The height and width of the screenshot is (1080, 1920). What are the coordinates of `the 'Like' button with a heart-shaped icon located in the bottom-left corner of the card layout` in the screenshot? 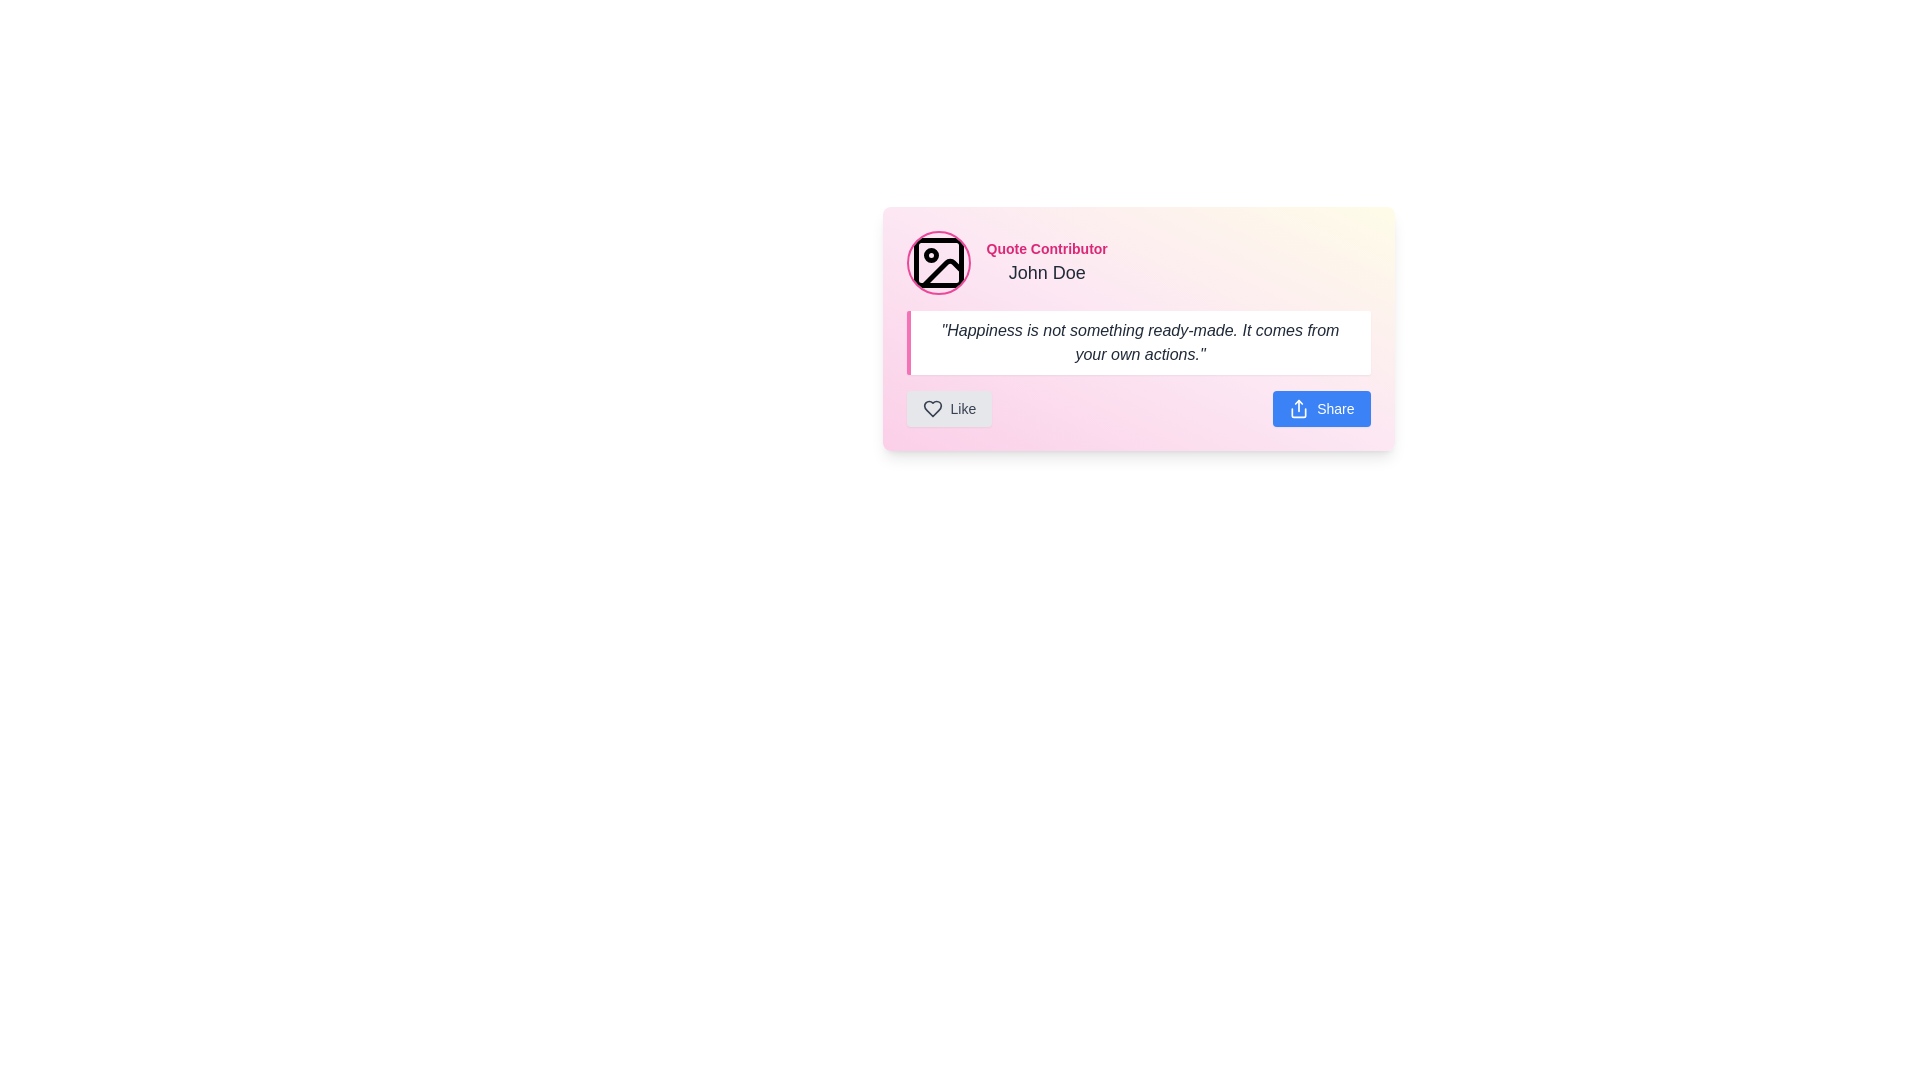 It's located at (948, 407).